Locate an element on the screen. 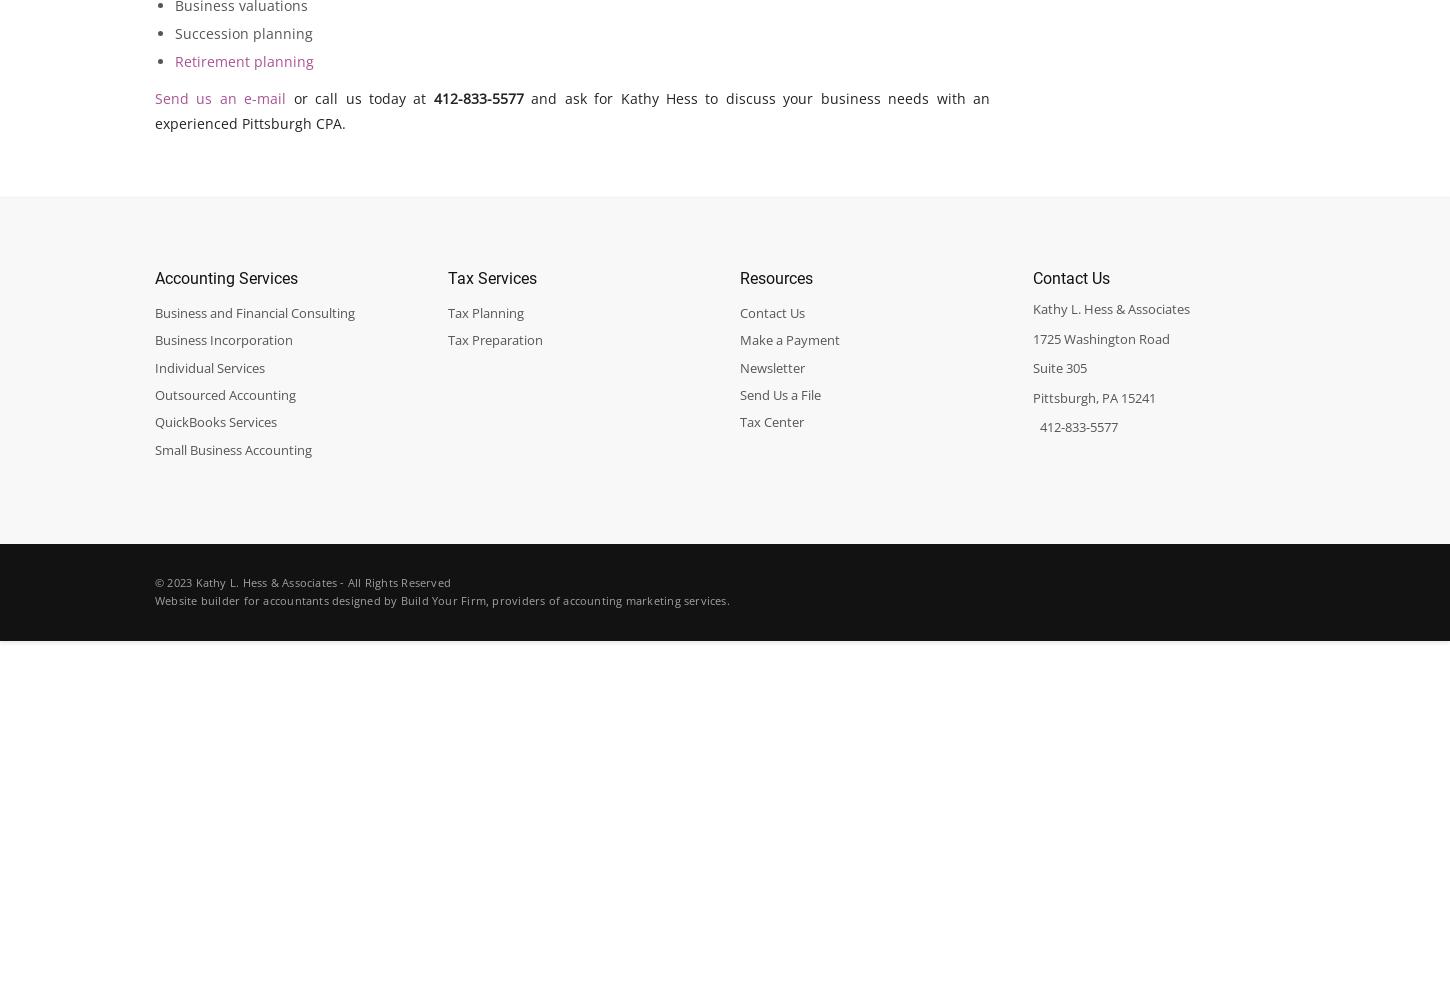  'QuickBooks Services' is located at coordinates (154, 422).